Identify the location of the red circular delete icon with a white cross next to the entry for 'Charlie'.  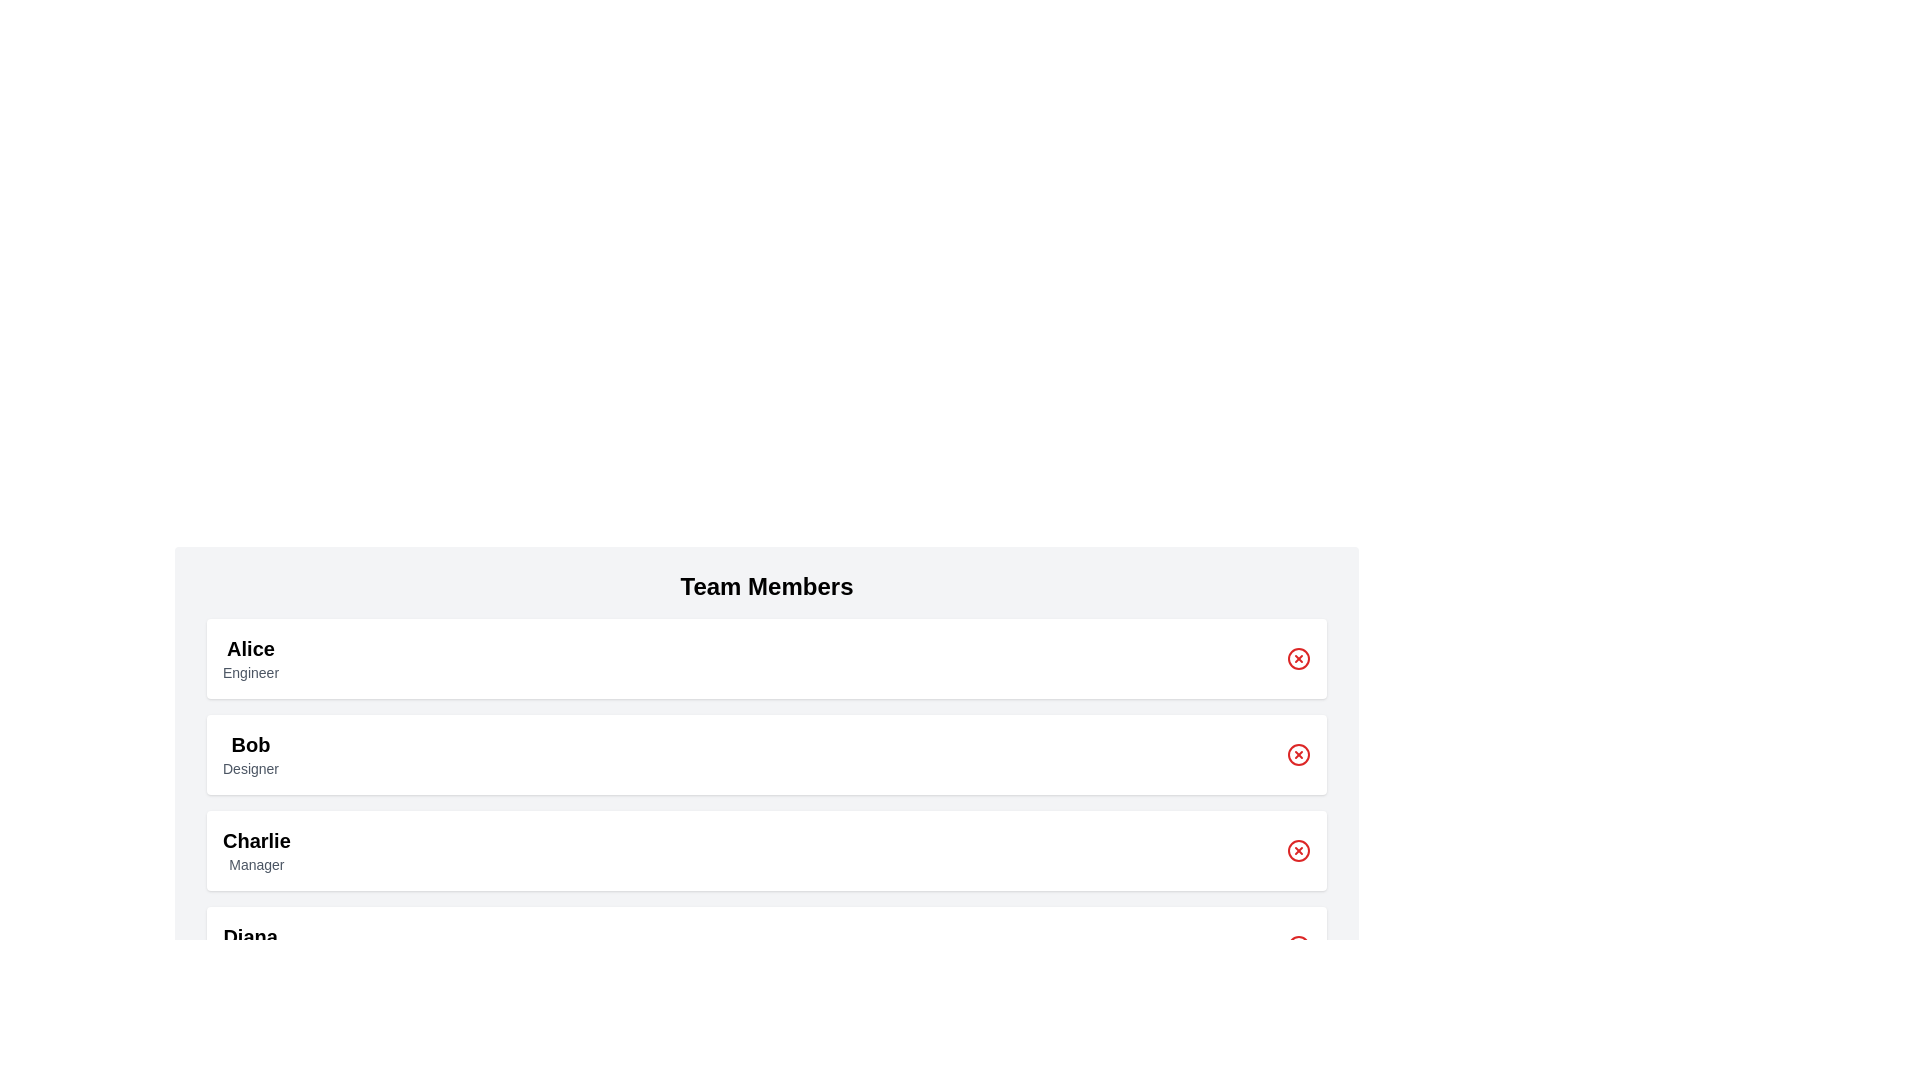
(1299, 851).